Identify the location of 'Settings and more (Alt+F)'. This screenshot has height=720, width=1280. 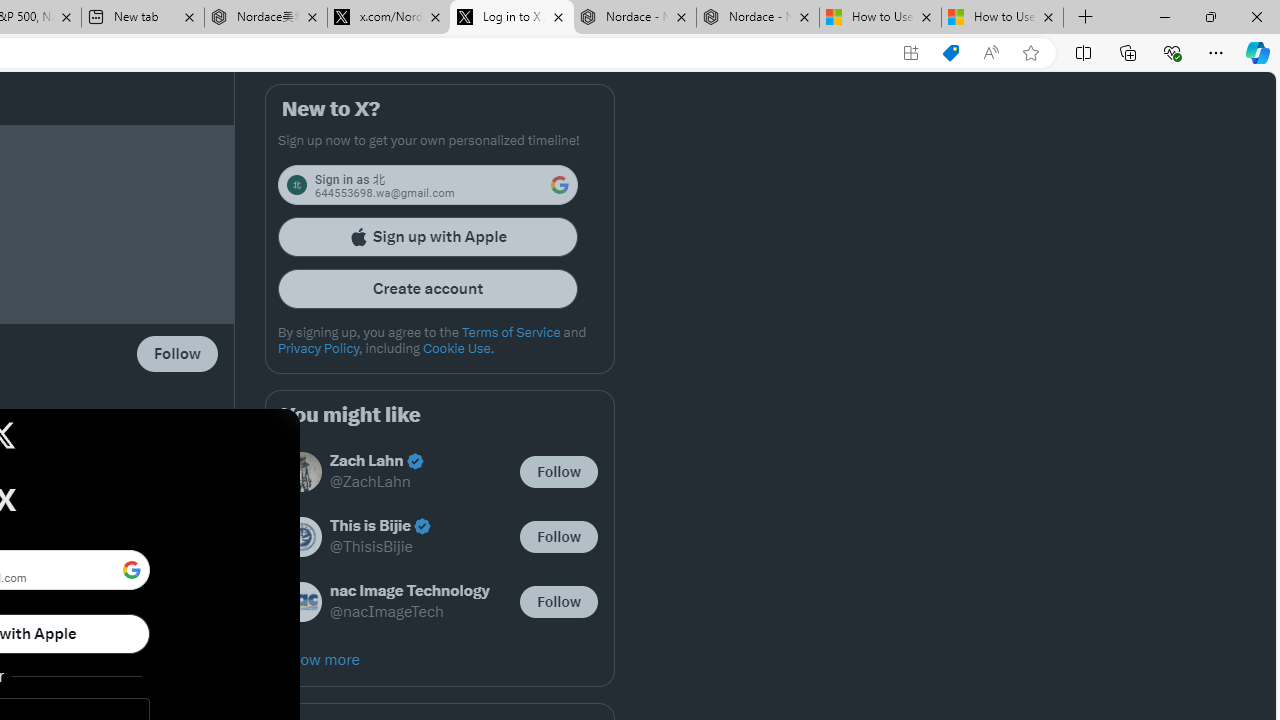
(1215, 51).